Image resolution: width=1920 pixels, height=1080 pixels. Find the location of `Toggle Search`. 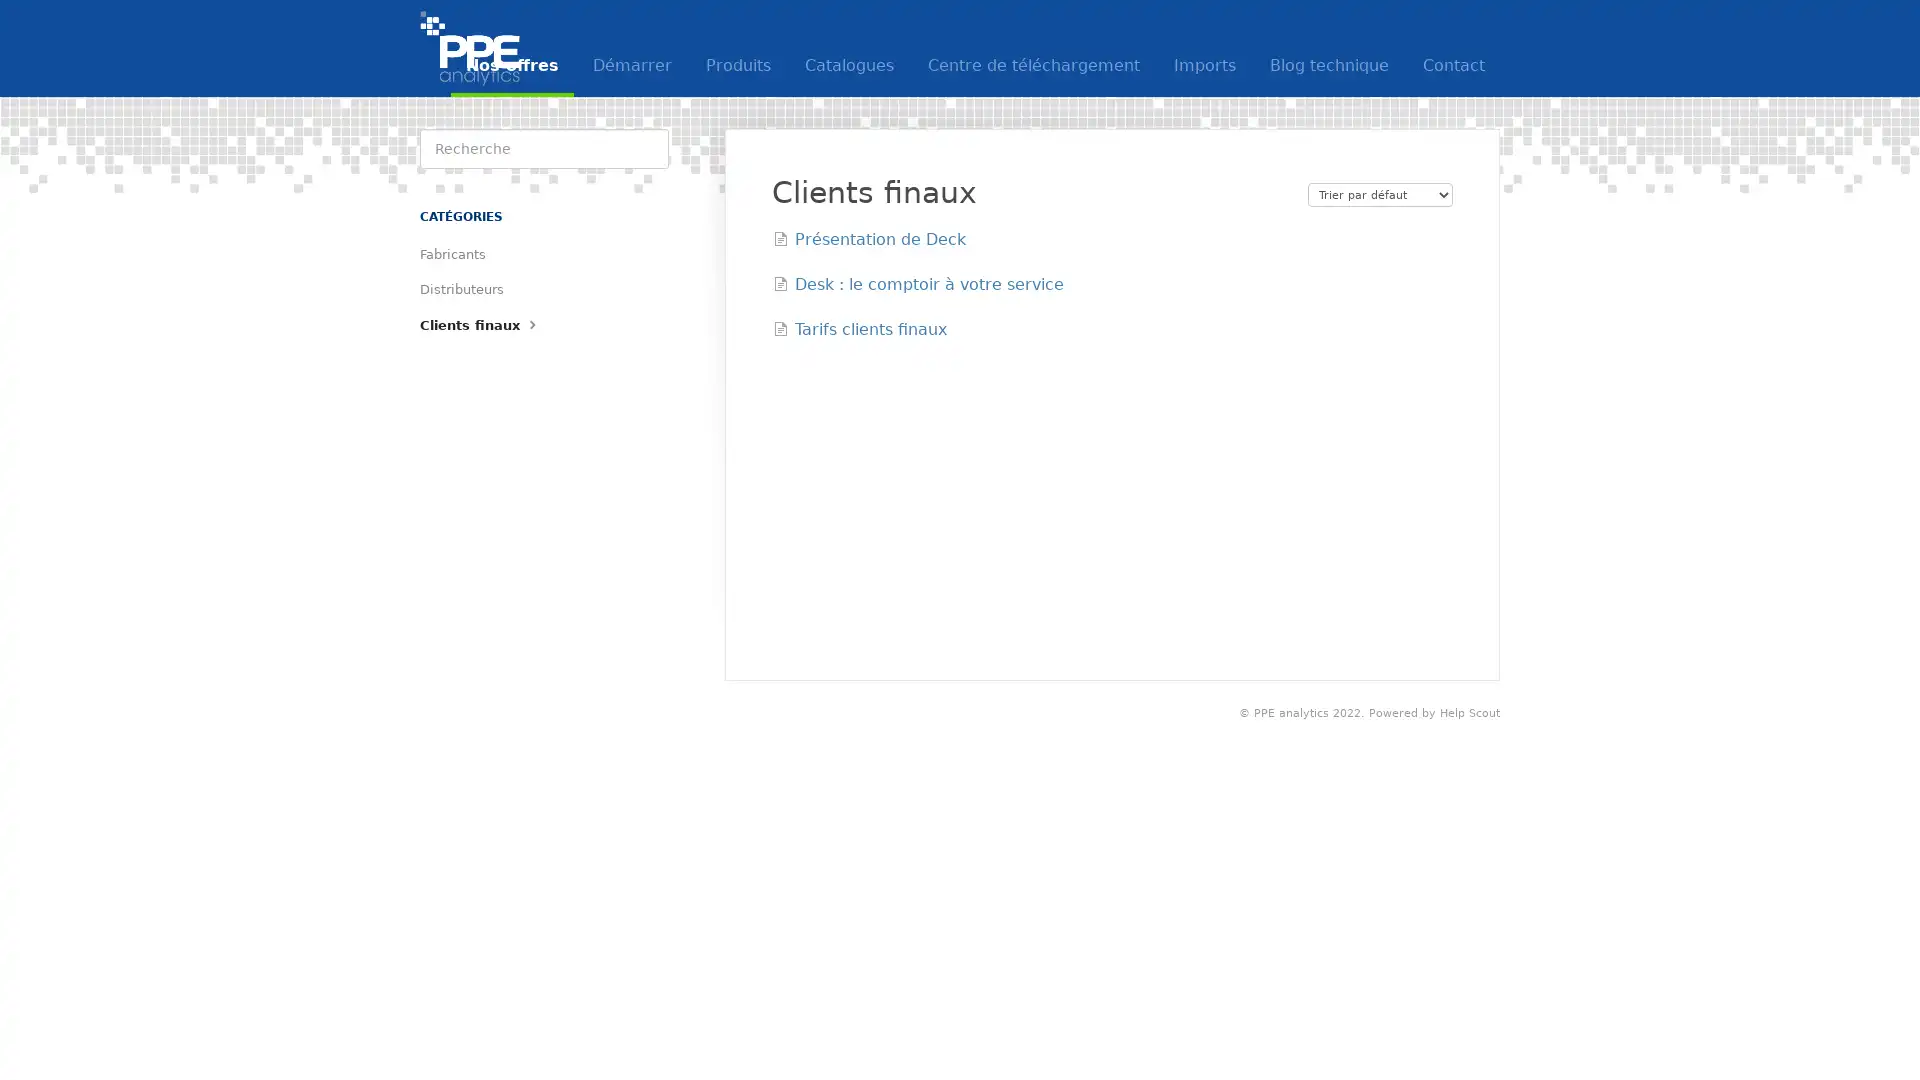

Toggle Search is located at coordinates (648, 148).